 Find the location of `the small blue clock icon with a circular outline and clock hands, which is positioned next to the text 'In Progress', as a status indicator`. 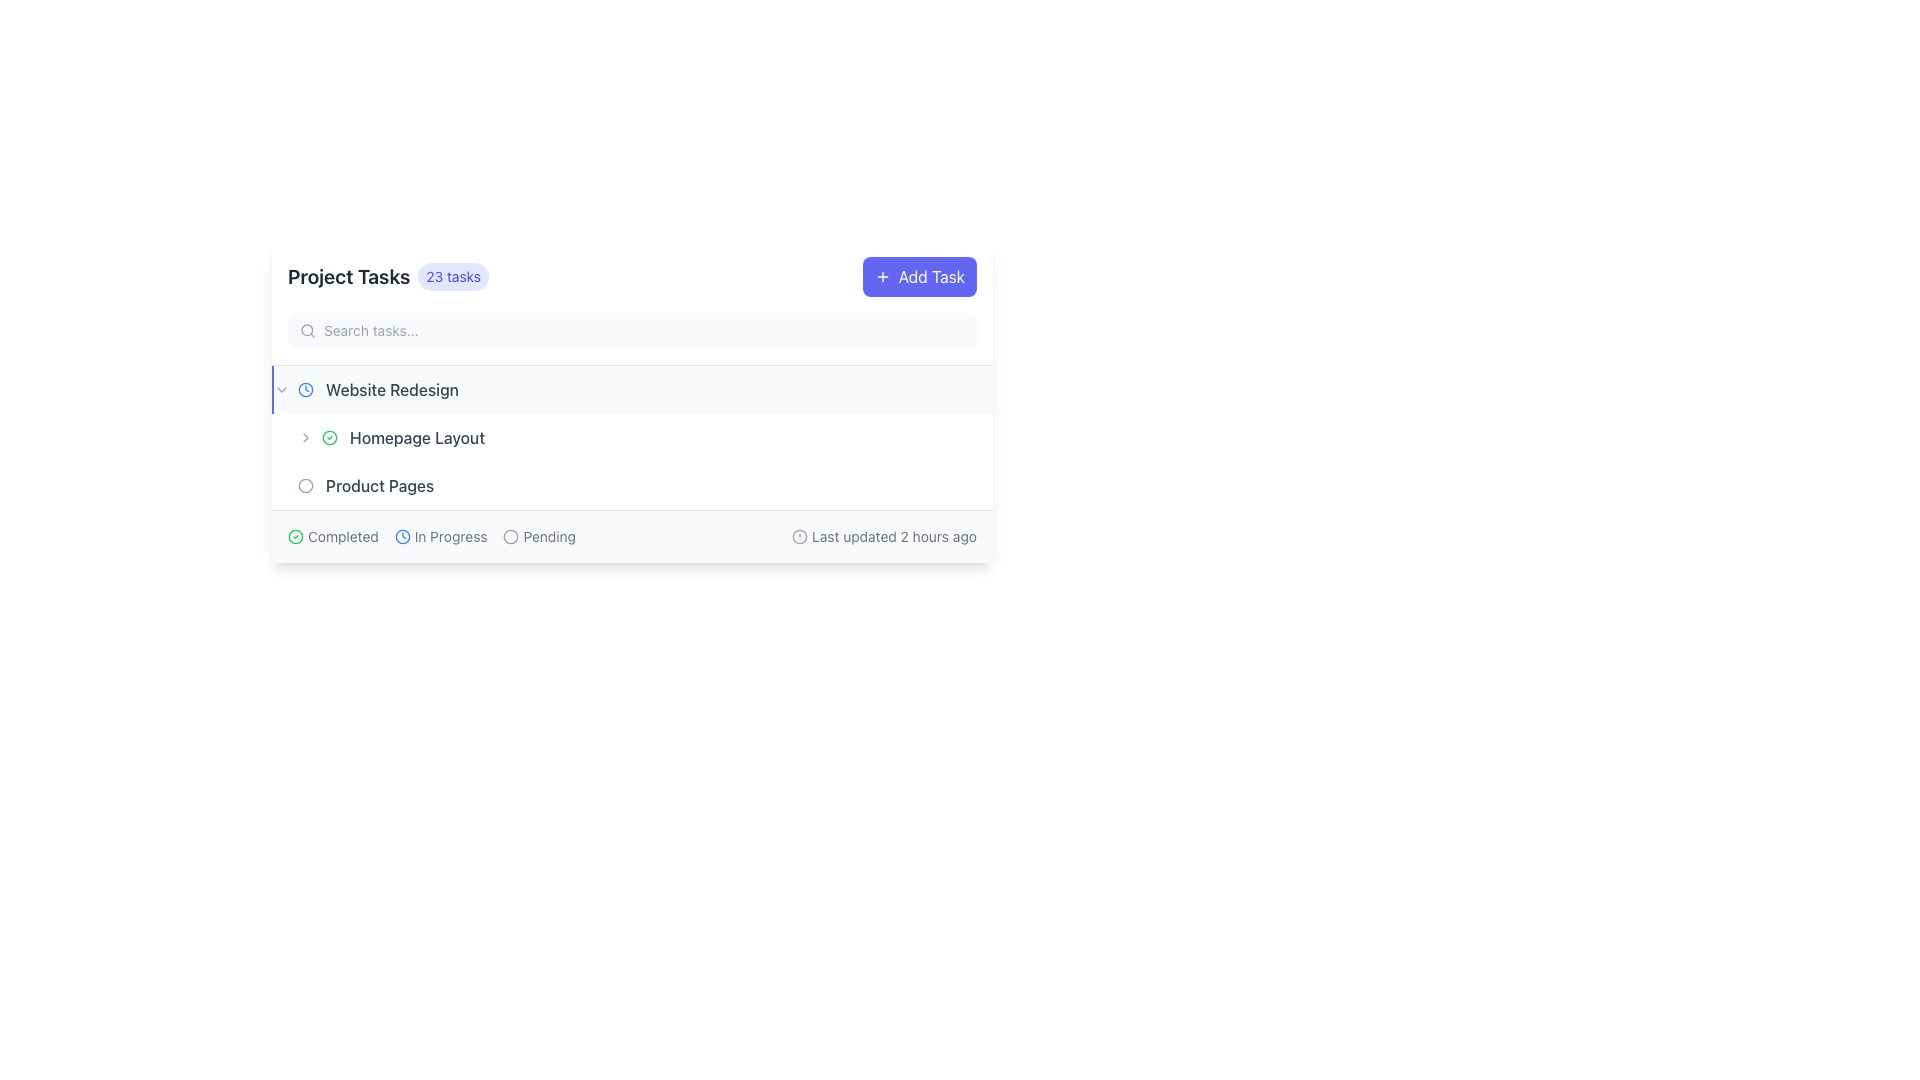

the small blue clock icon with a circular outline and clock hands, which is positioned next to the text 'In Progress', as a status indicator is located at coordinates (401, 535).